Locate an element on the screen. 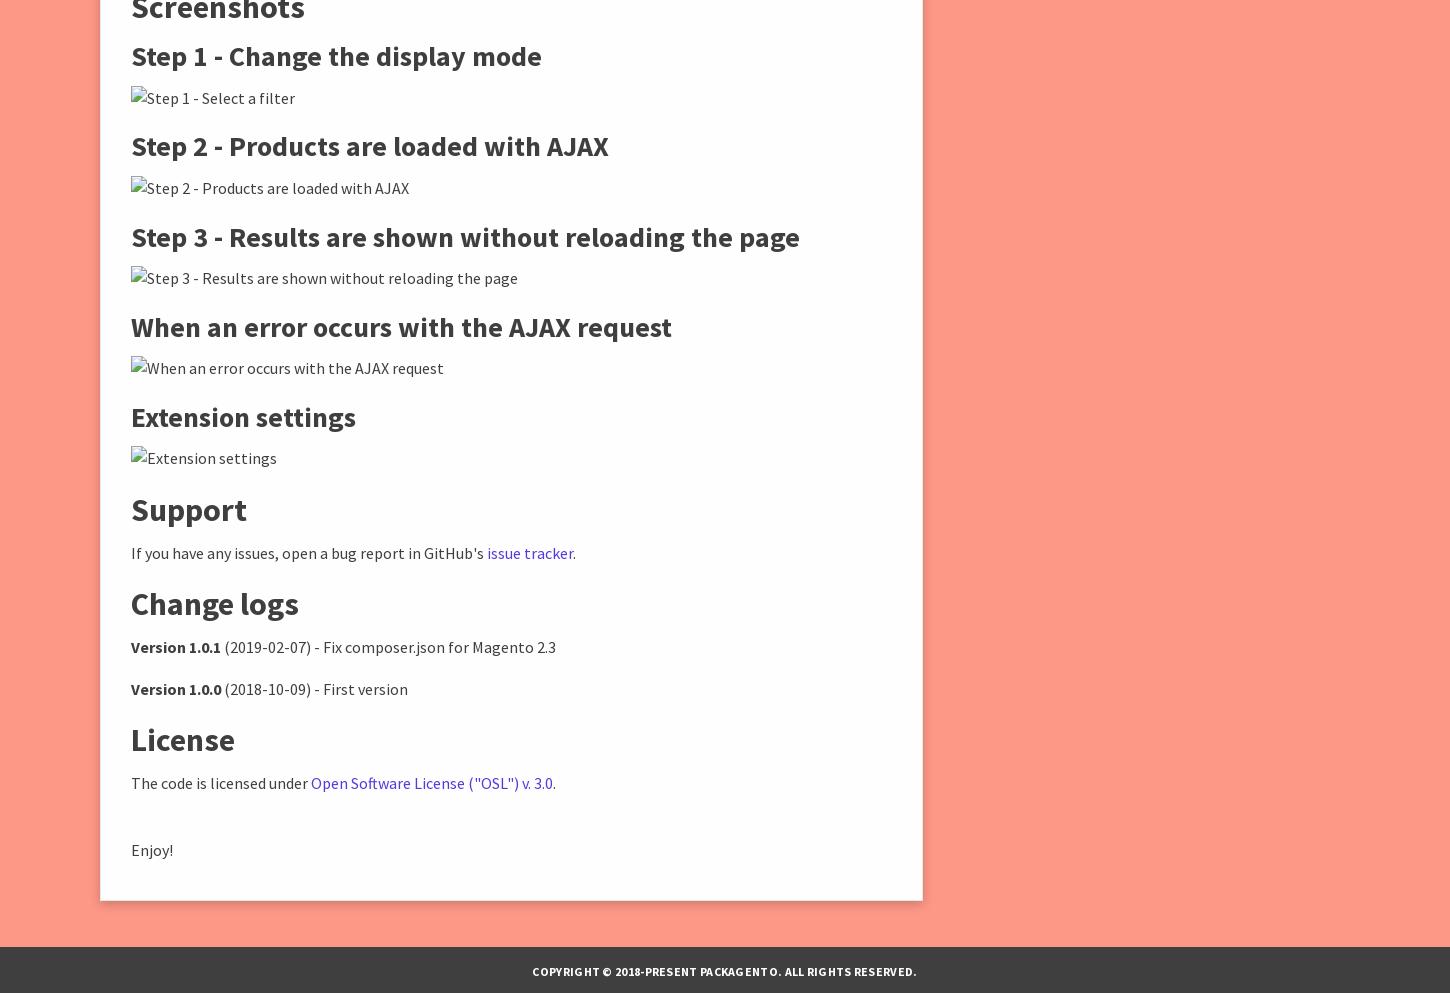 This screenshot has height=993, width=1450. 'Version 1.0.1' is located at coordinates (129, 645).